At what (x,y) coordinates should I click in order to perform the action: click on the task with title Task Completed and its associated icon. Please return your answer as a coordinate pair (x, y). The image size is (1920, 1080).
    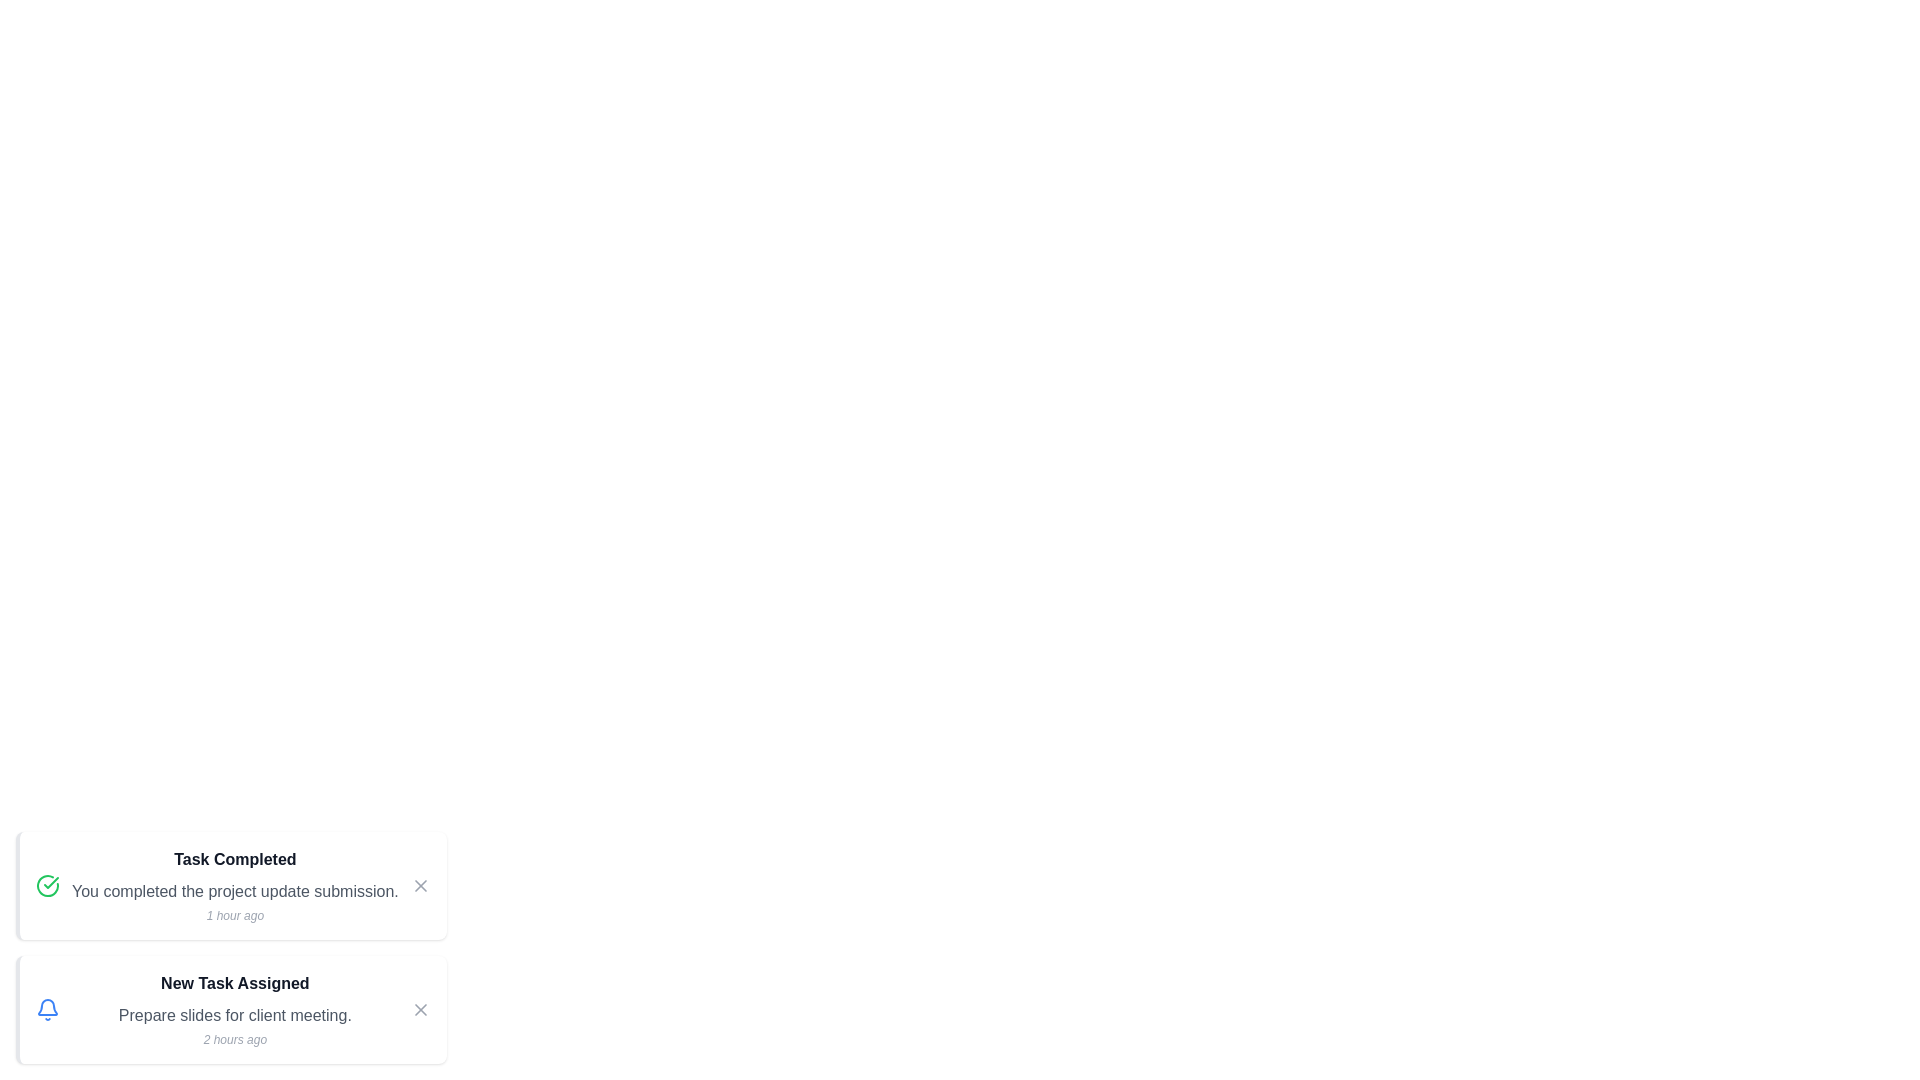
    Looking at the image, I should click on (235, 859).